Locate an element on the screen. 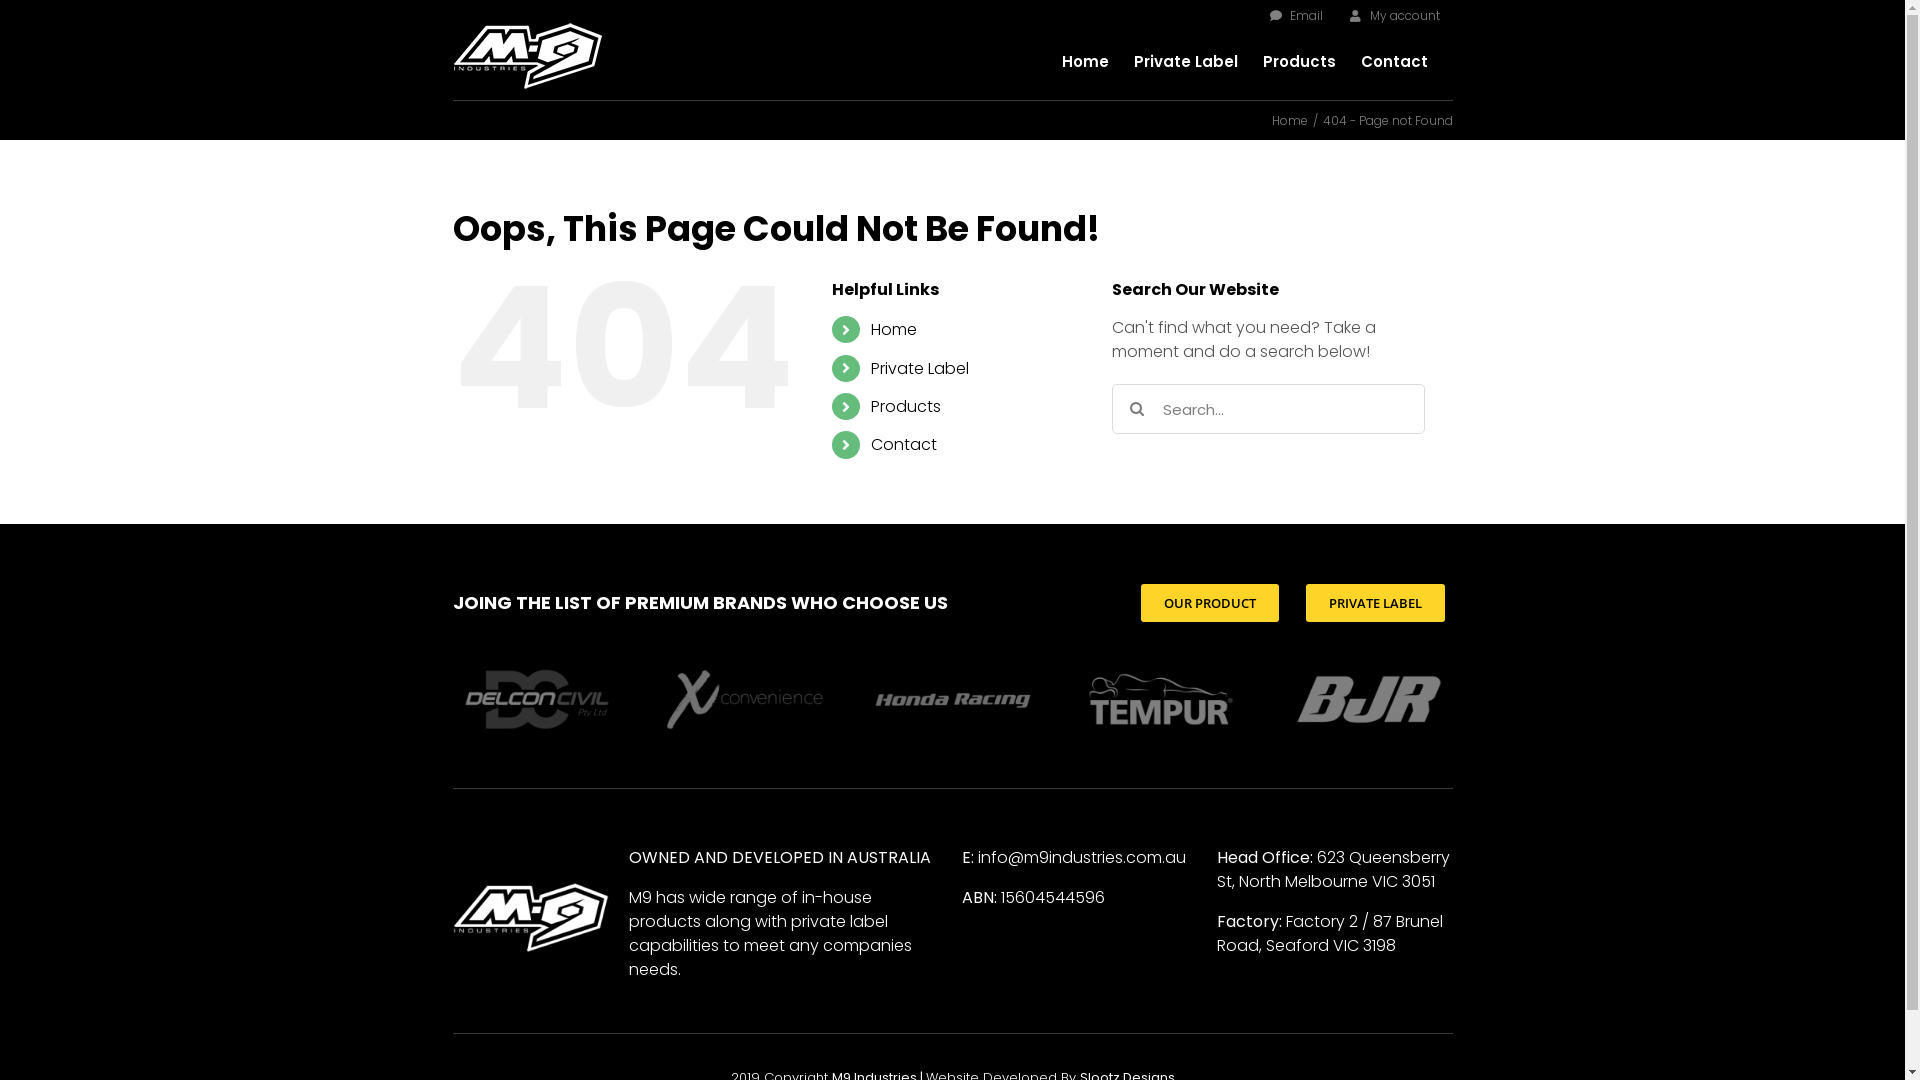  'Partner-Logo-BJR@2x' is located at coordinates (1283, 698).